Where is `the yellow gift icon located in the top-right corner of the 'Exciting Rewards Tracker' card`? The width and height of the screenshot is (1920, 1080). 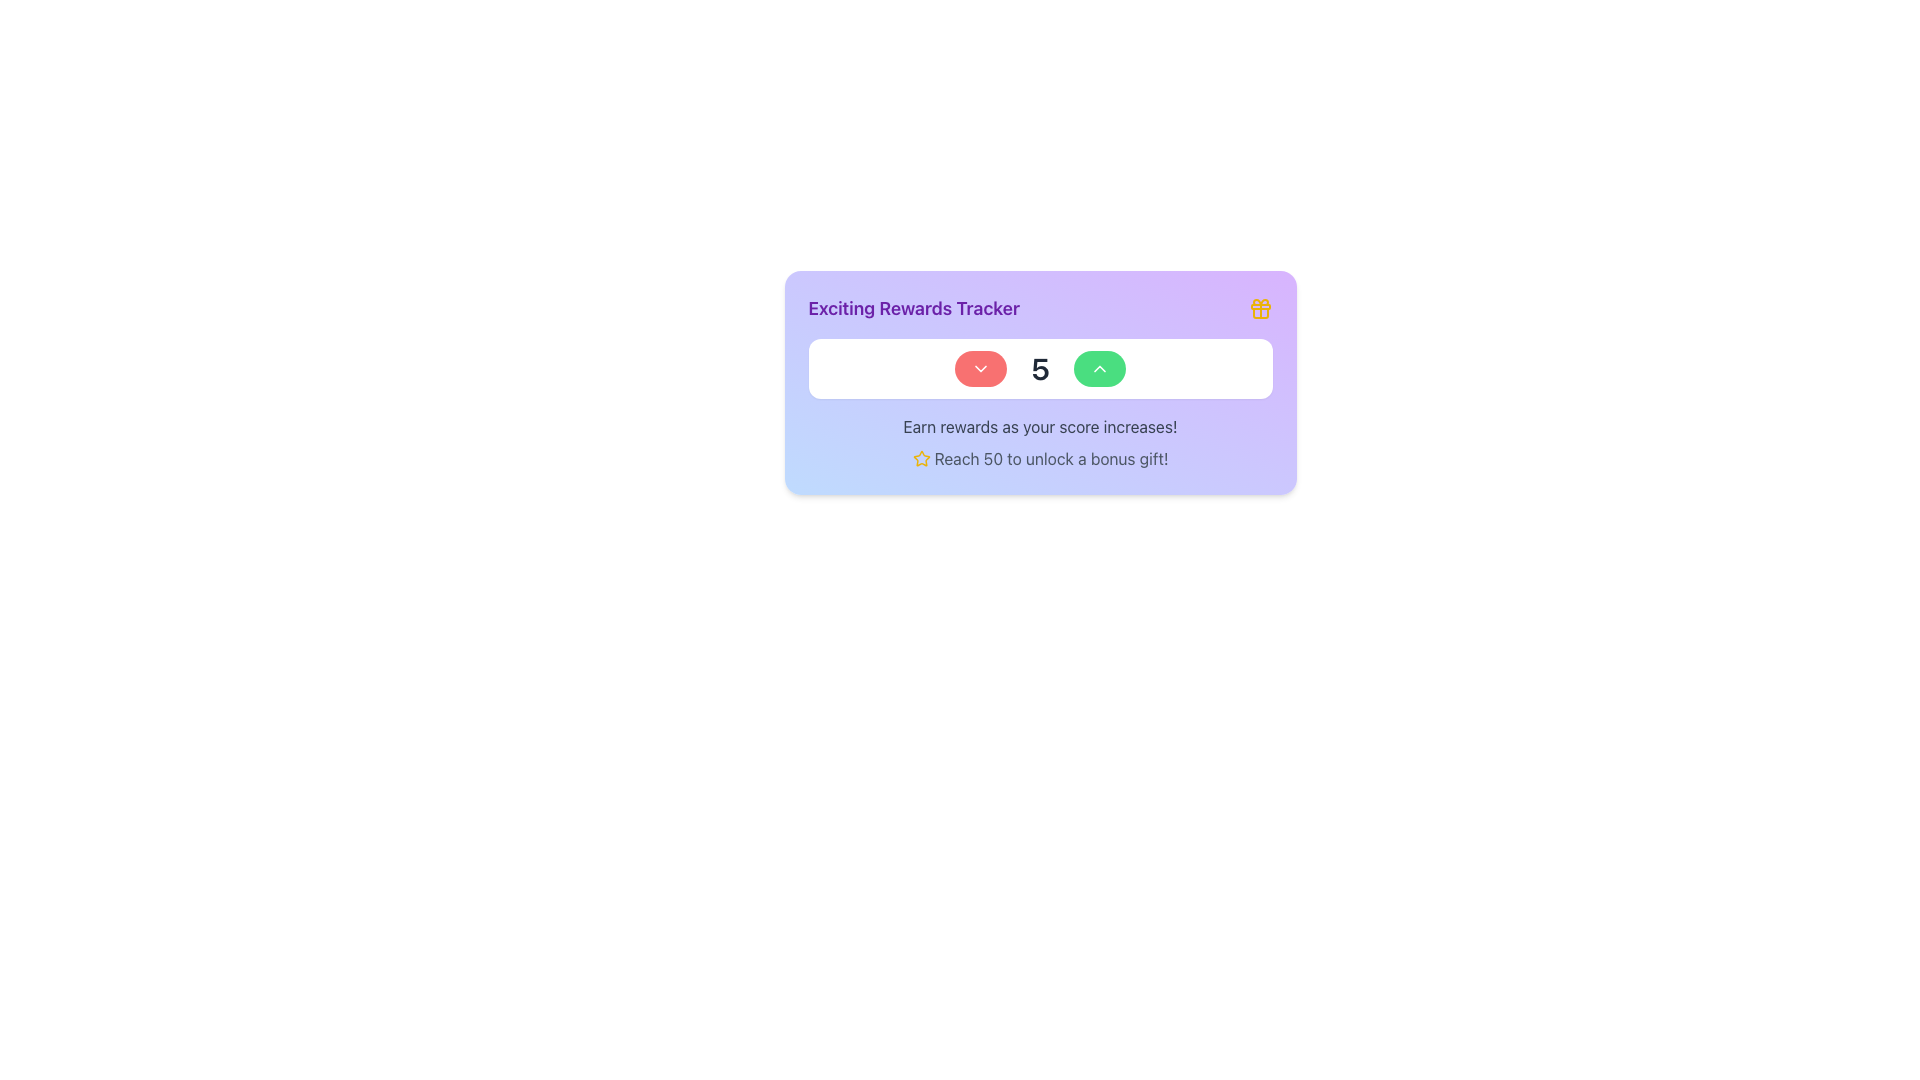 the yellow gift icon located in the top-right corner of the 'Exciting Rewards Tracker' card is located at coordinates (1259, 308).